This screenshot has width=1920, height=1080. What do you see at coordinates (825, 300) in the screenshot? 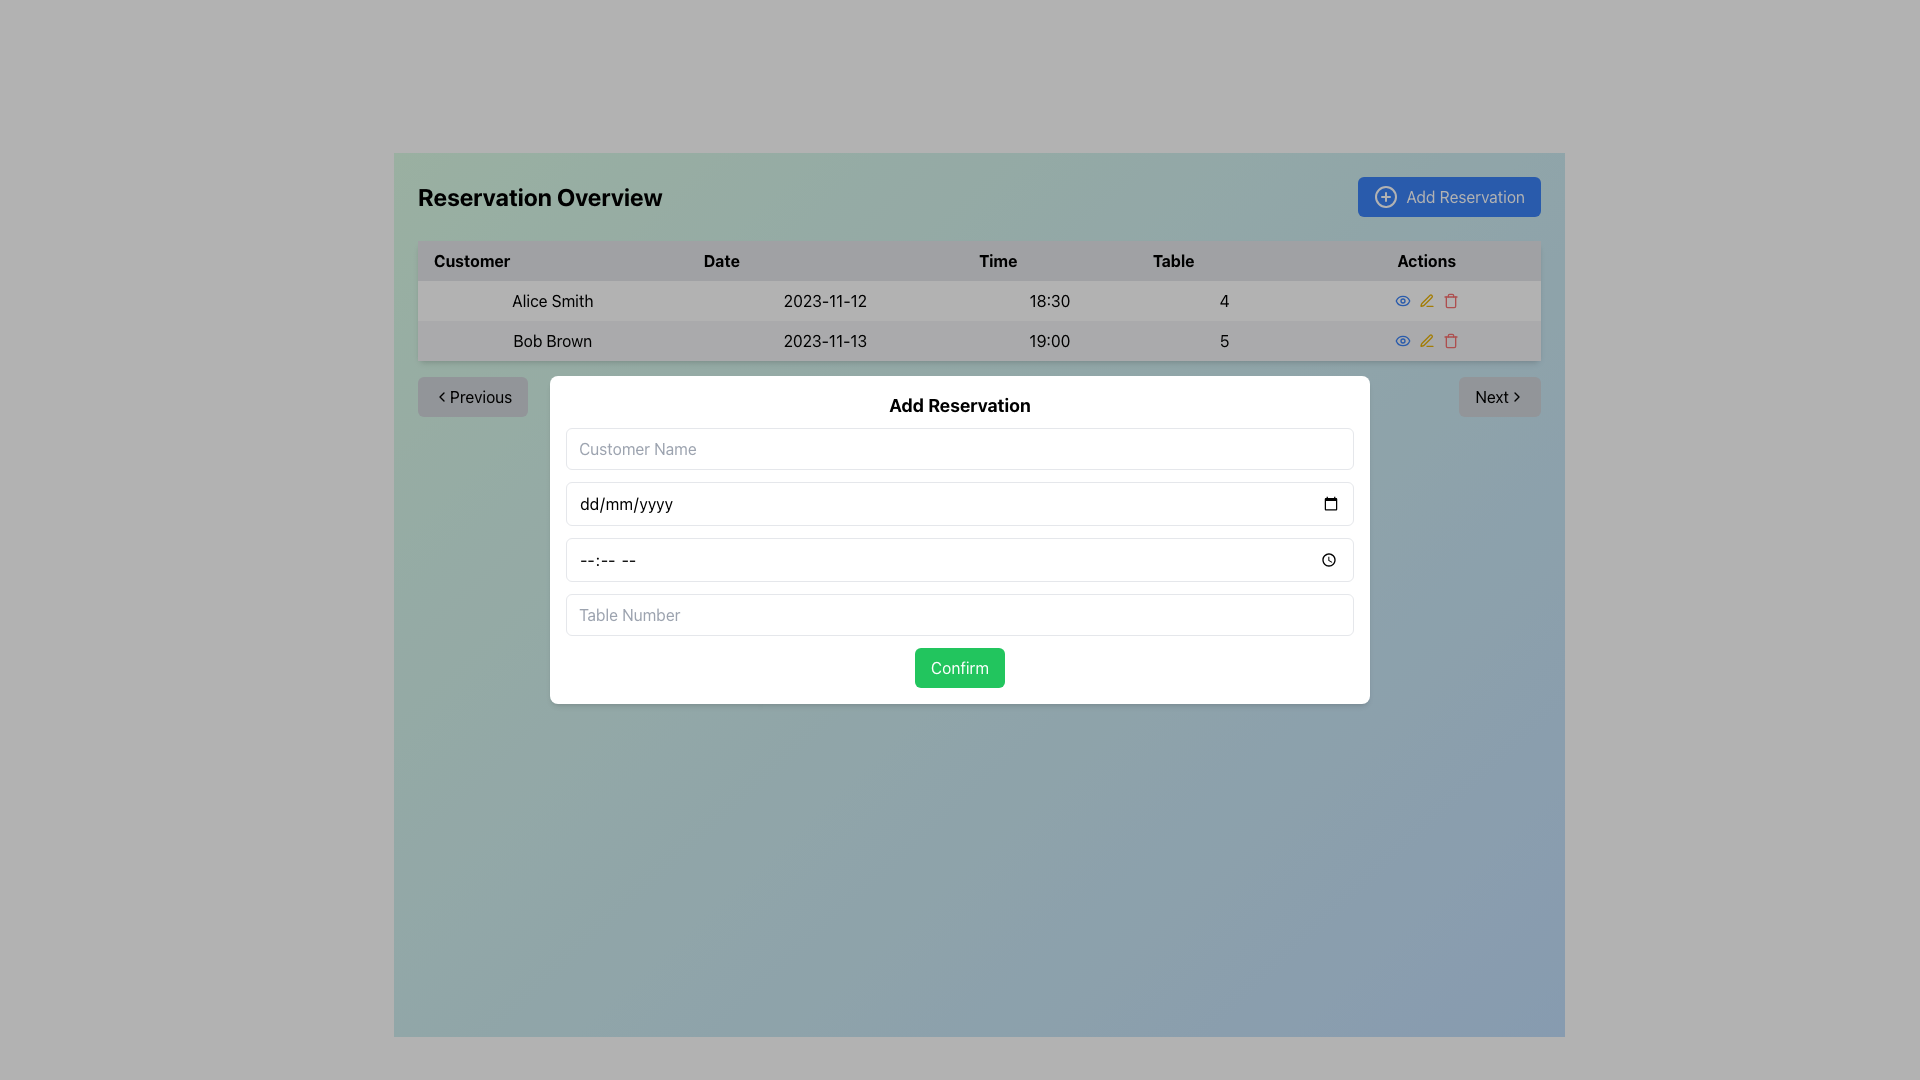
I see `the text element displaying '2023-11-12' located in the second cell of the first data row beneath the 'Date' column in the reservation table` at bounding box center [825, 300].